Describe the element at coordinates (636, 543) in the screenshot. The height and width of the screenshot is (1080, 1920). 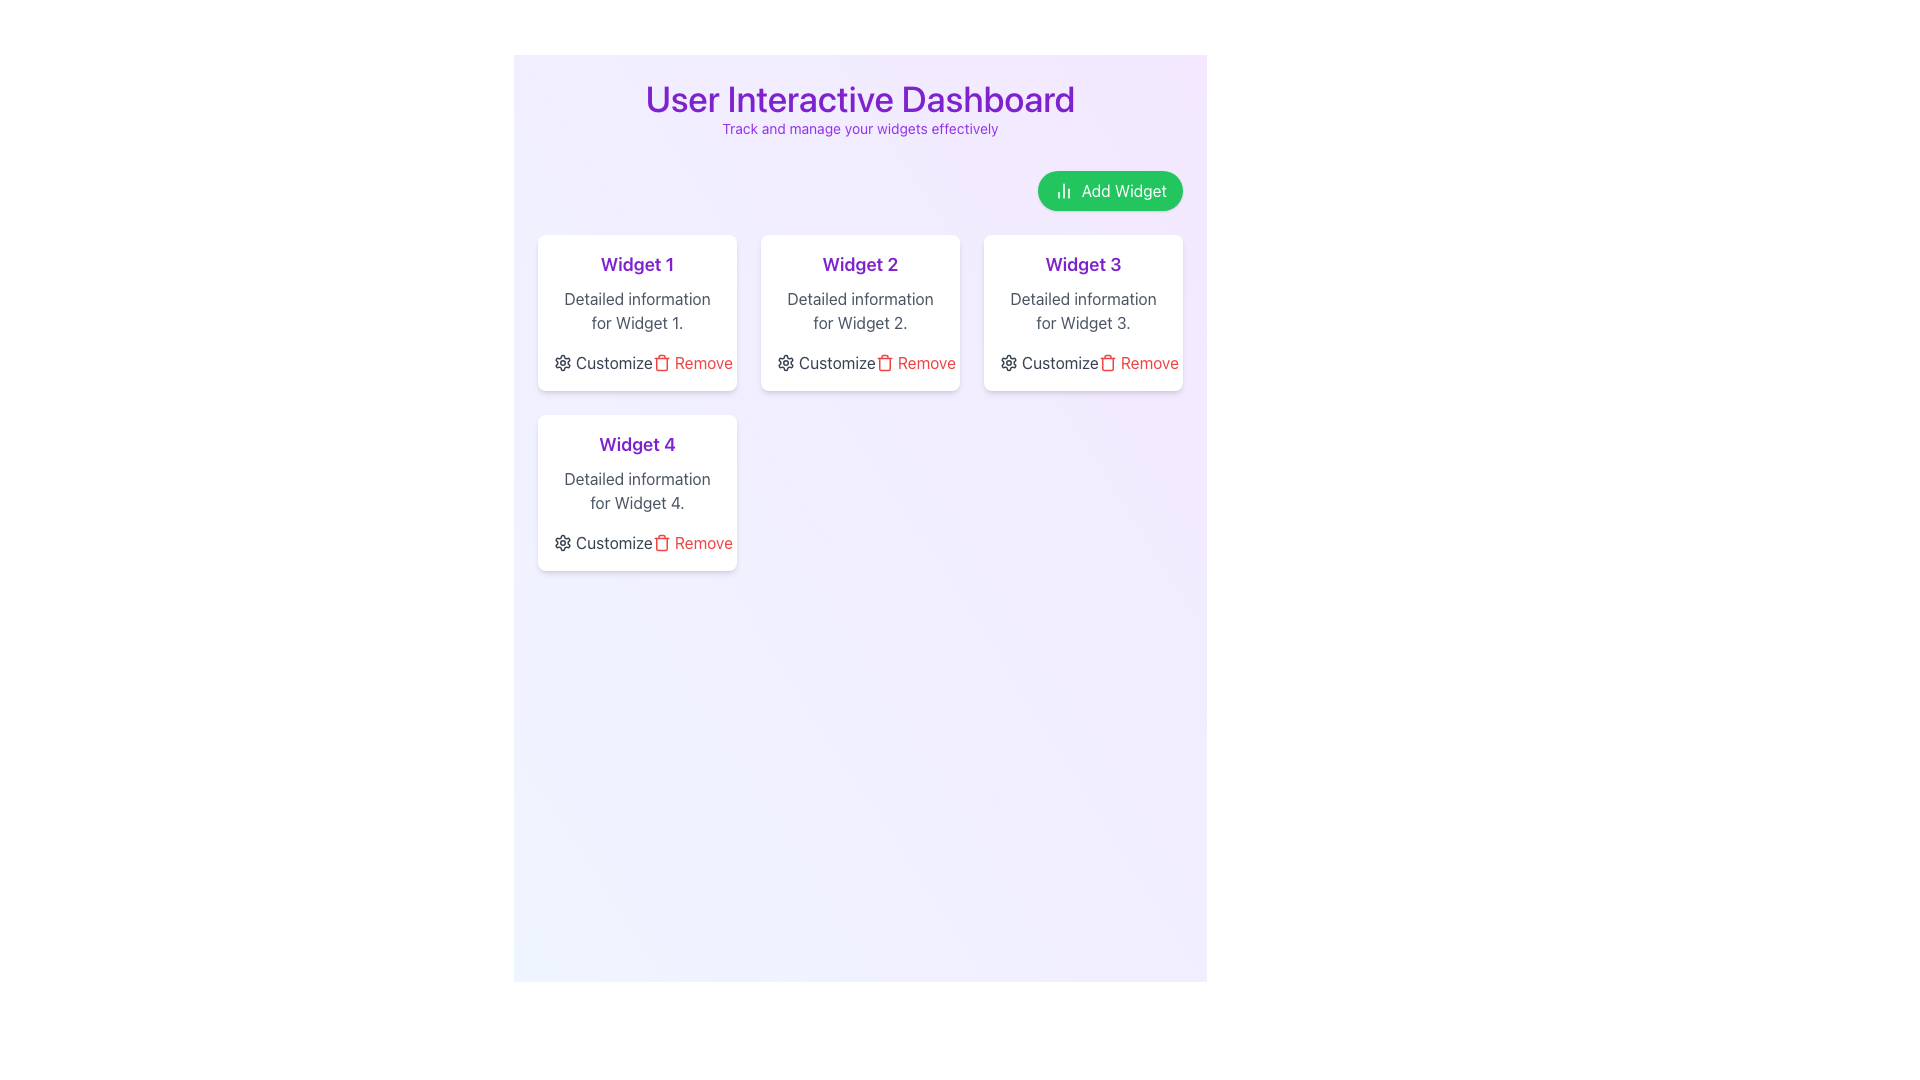
I see `the Interactive Button Group located at the bottom of the card labeled 'Widget 4'` at that location.